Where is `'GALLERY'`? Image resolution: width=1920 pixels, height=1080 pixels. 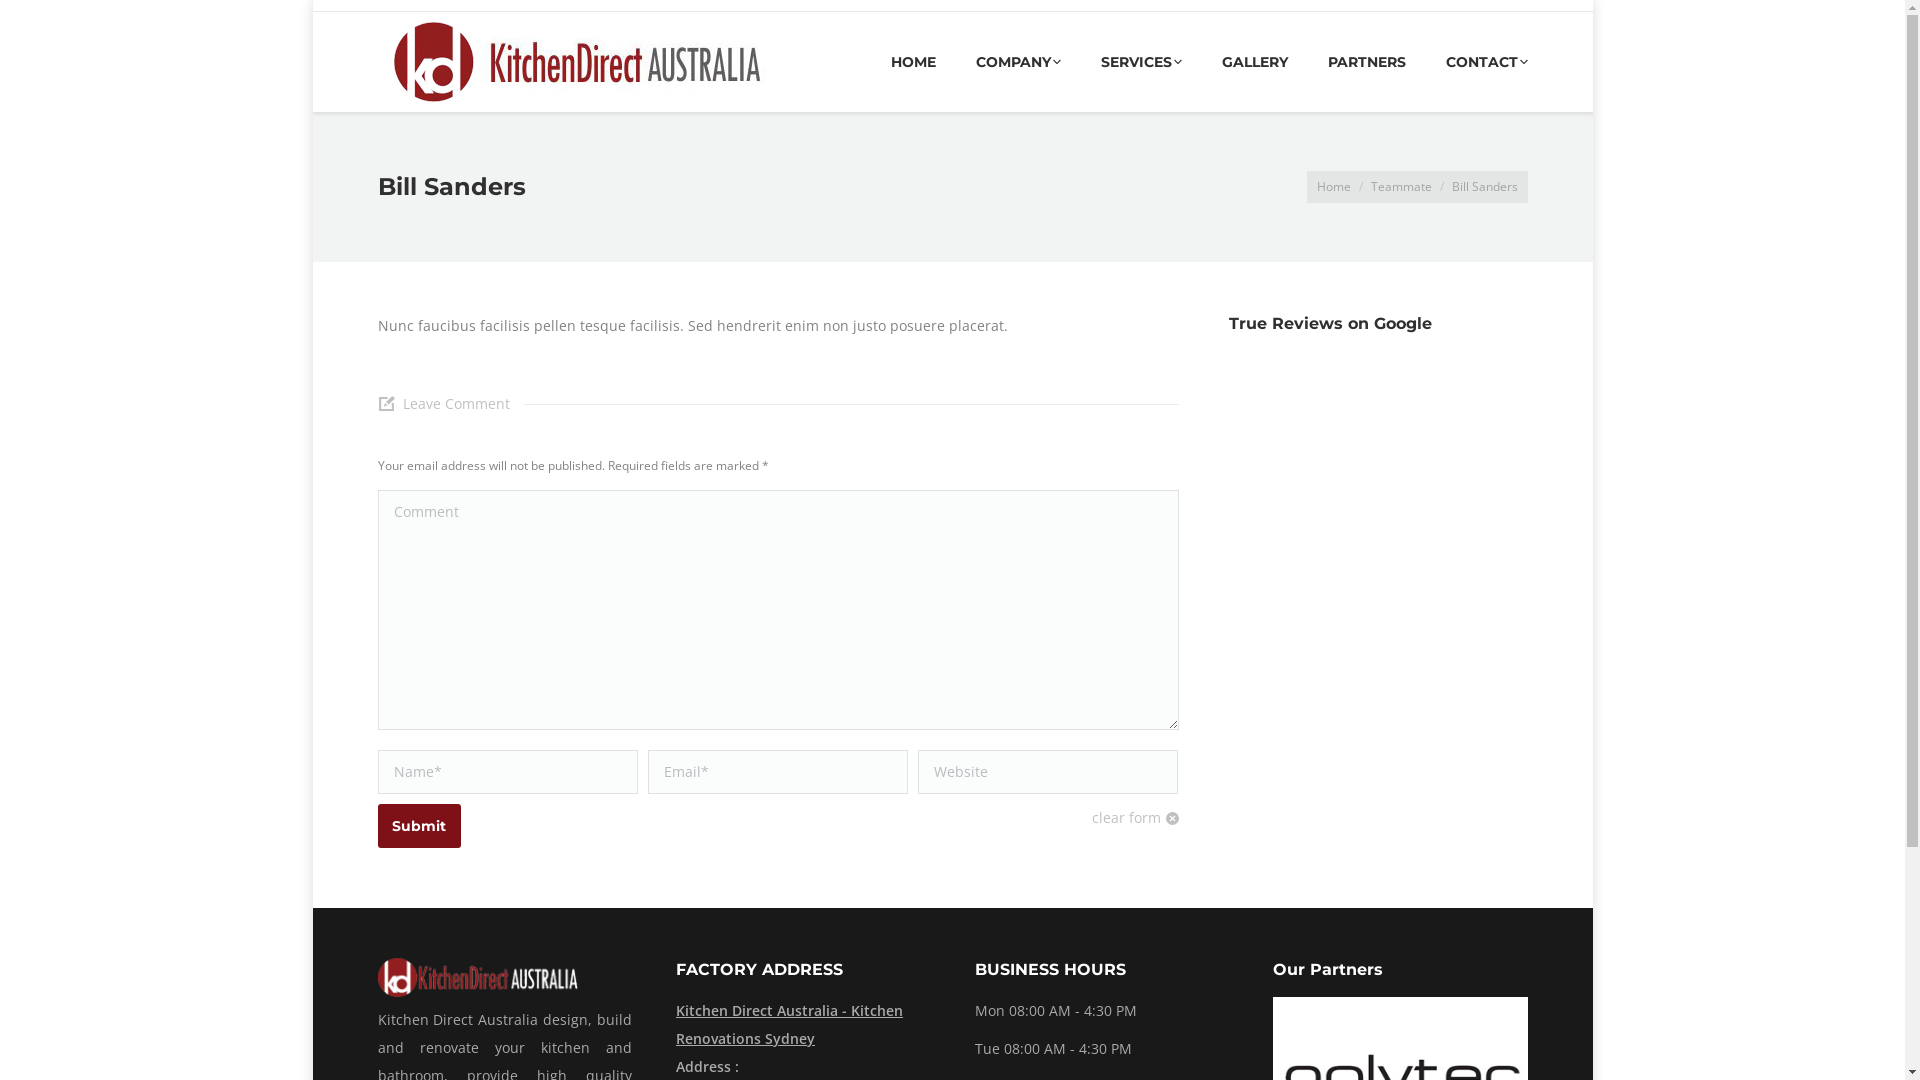 'GALLERY' is located at coordinates (1253, 60).